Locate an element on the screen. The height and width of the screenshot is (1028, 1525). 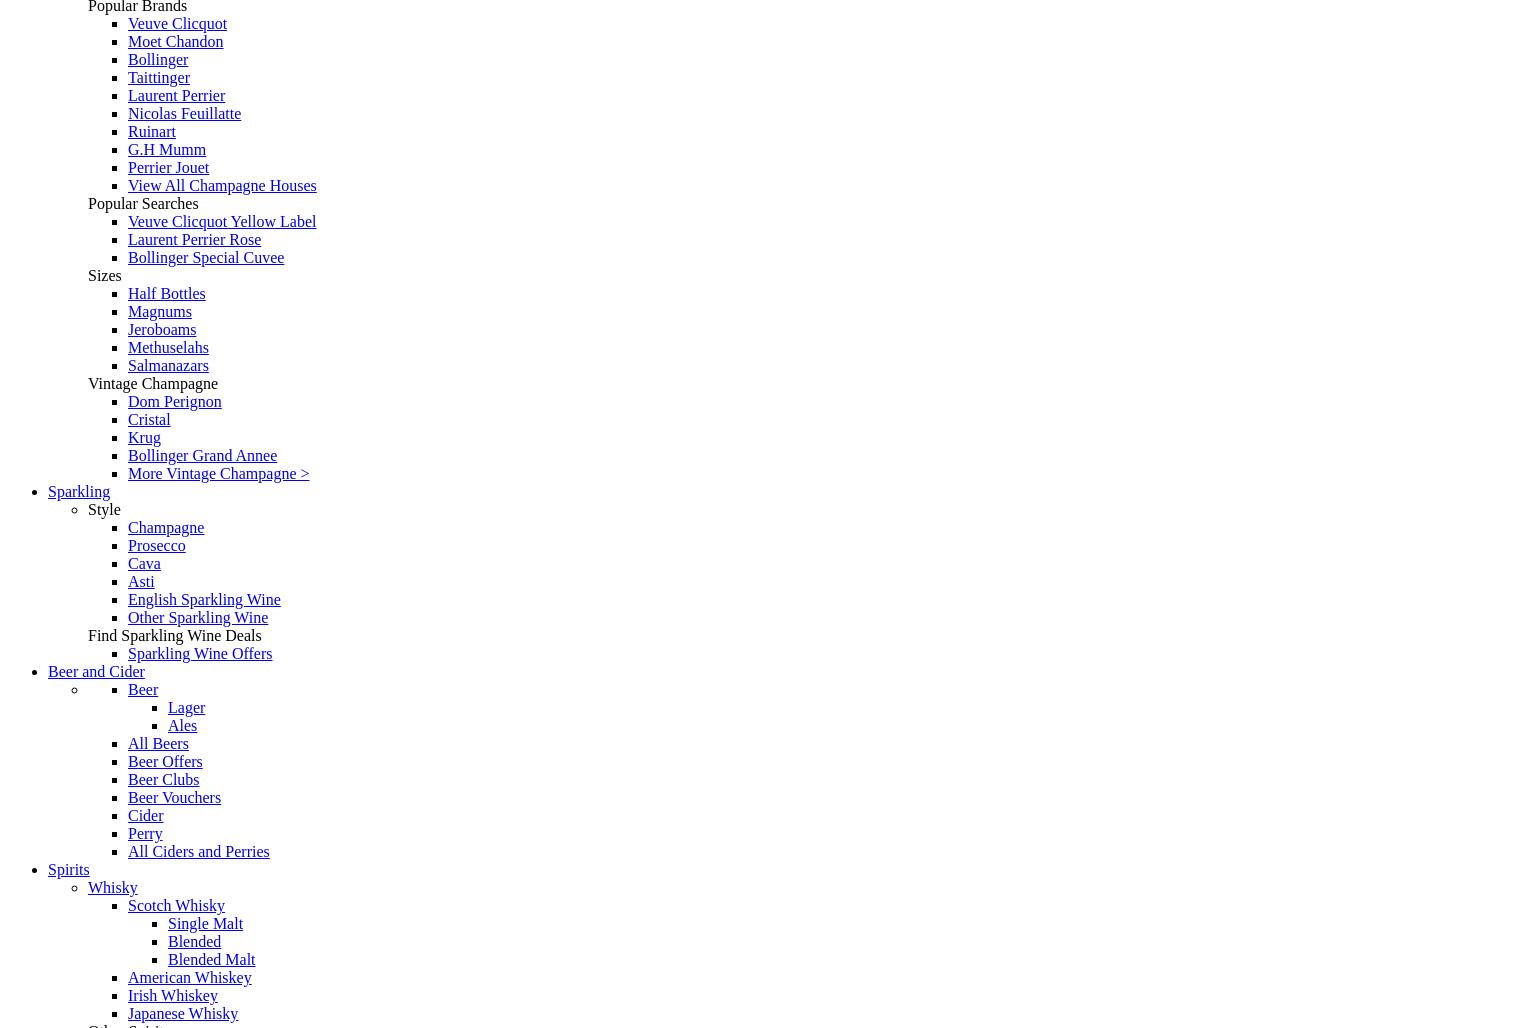
'Bollinger Grand Annee' is located at coordinates (202, 454).